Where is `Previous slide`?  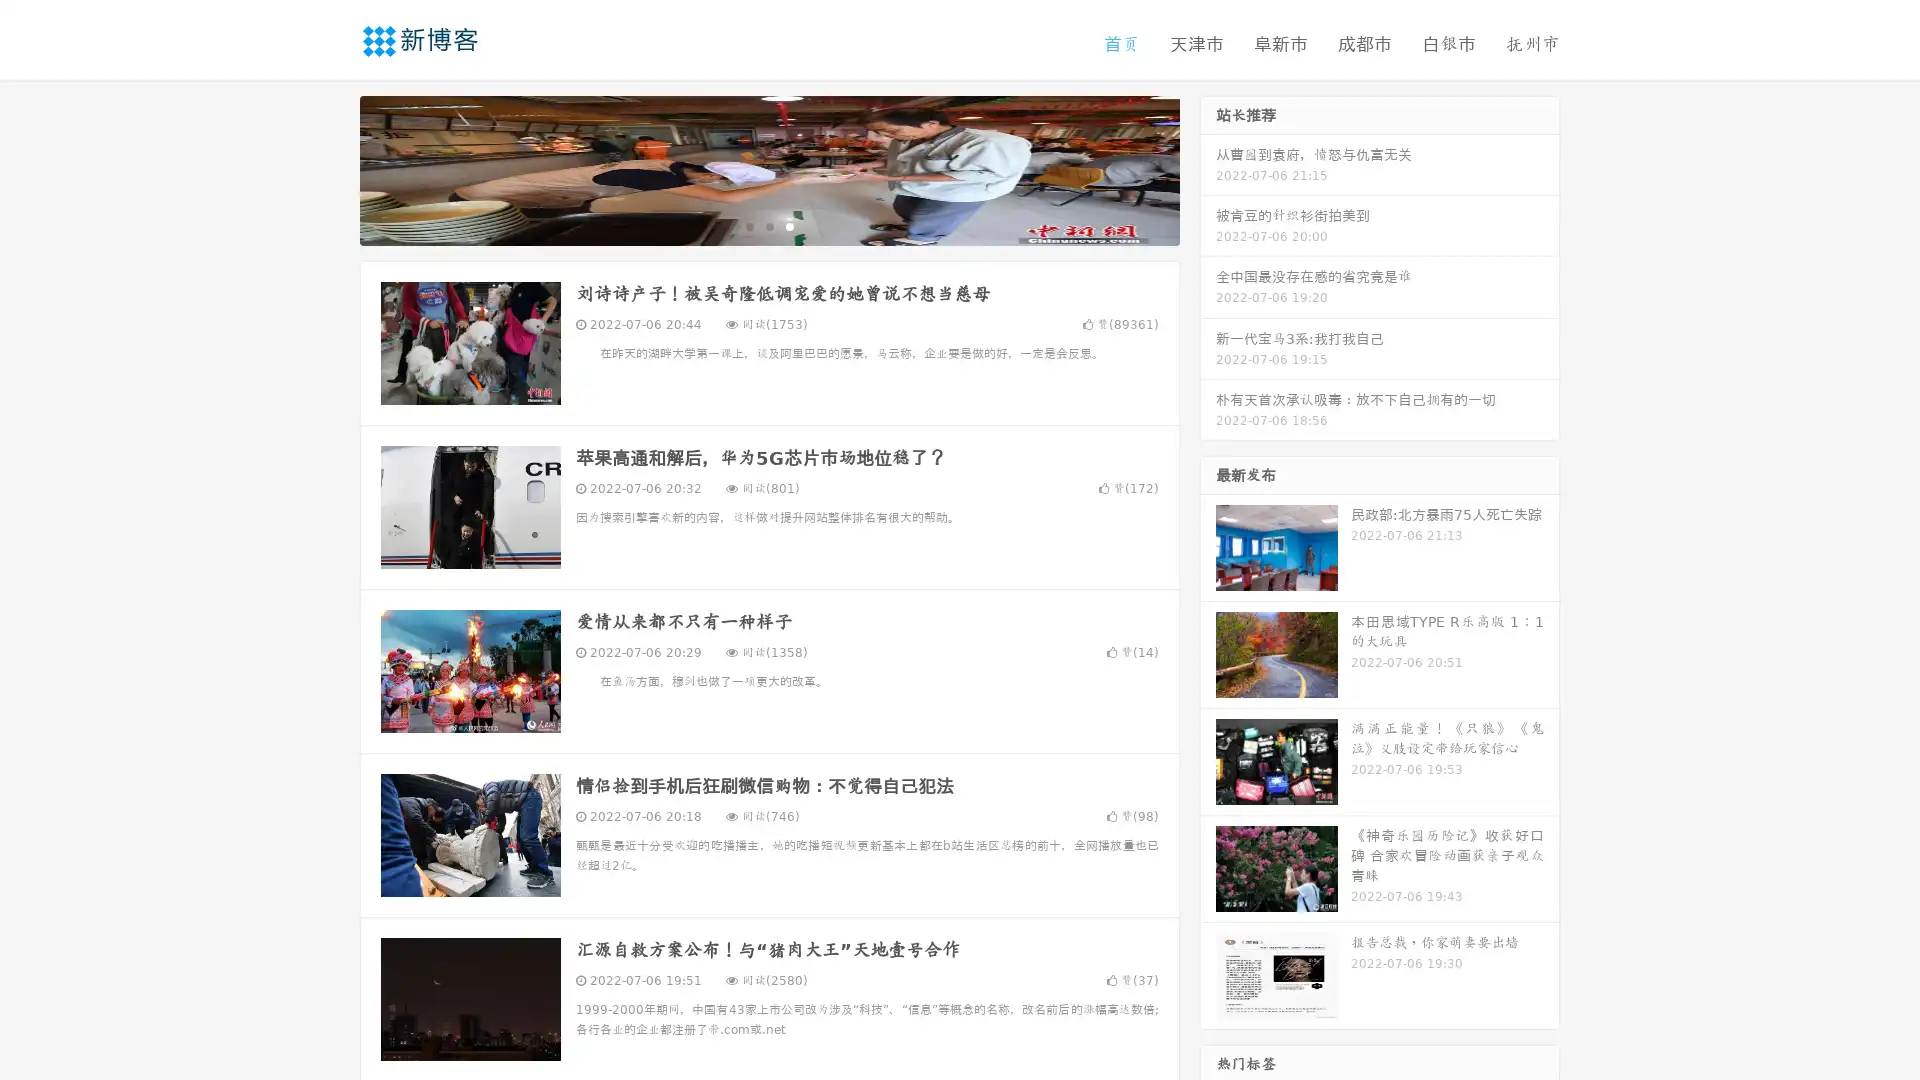 Previous slide is located at coordinates (330, 168).